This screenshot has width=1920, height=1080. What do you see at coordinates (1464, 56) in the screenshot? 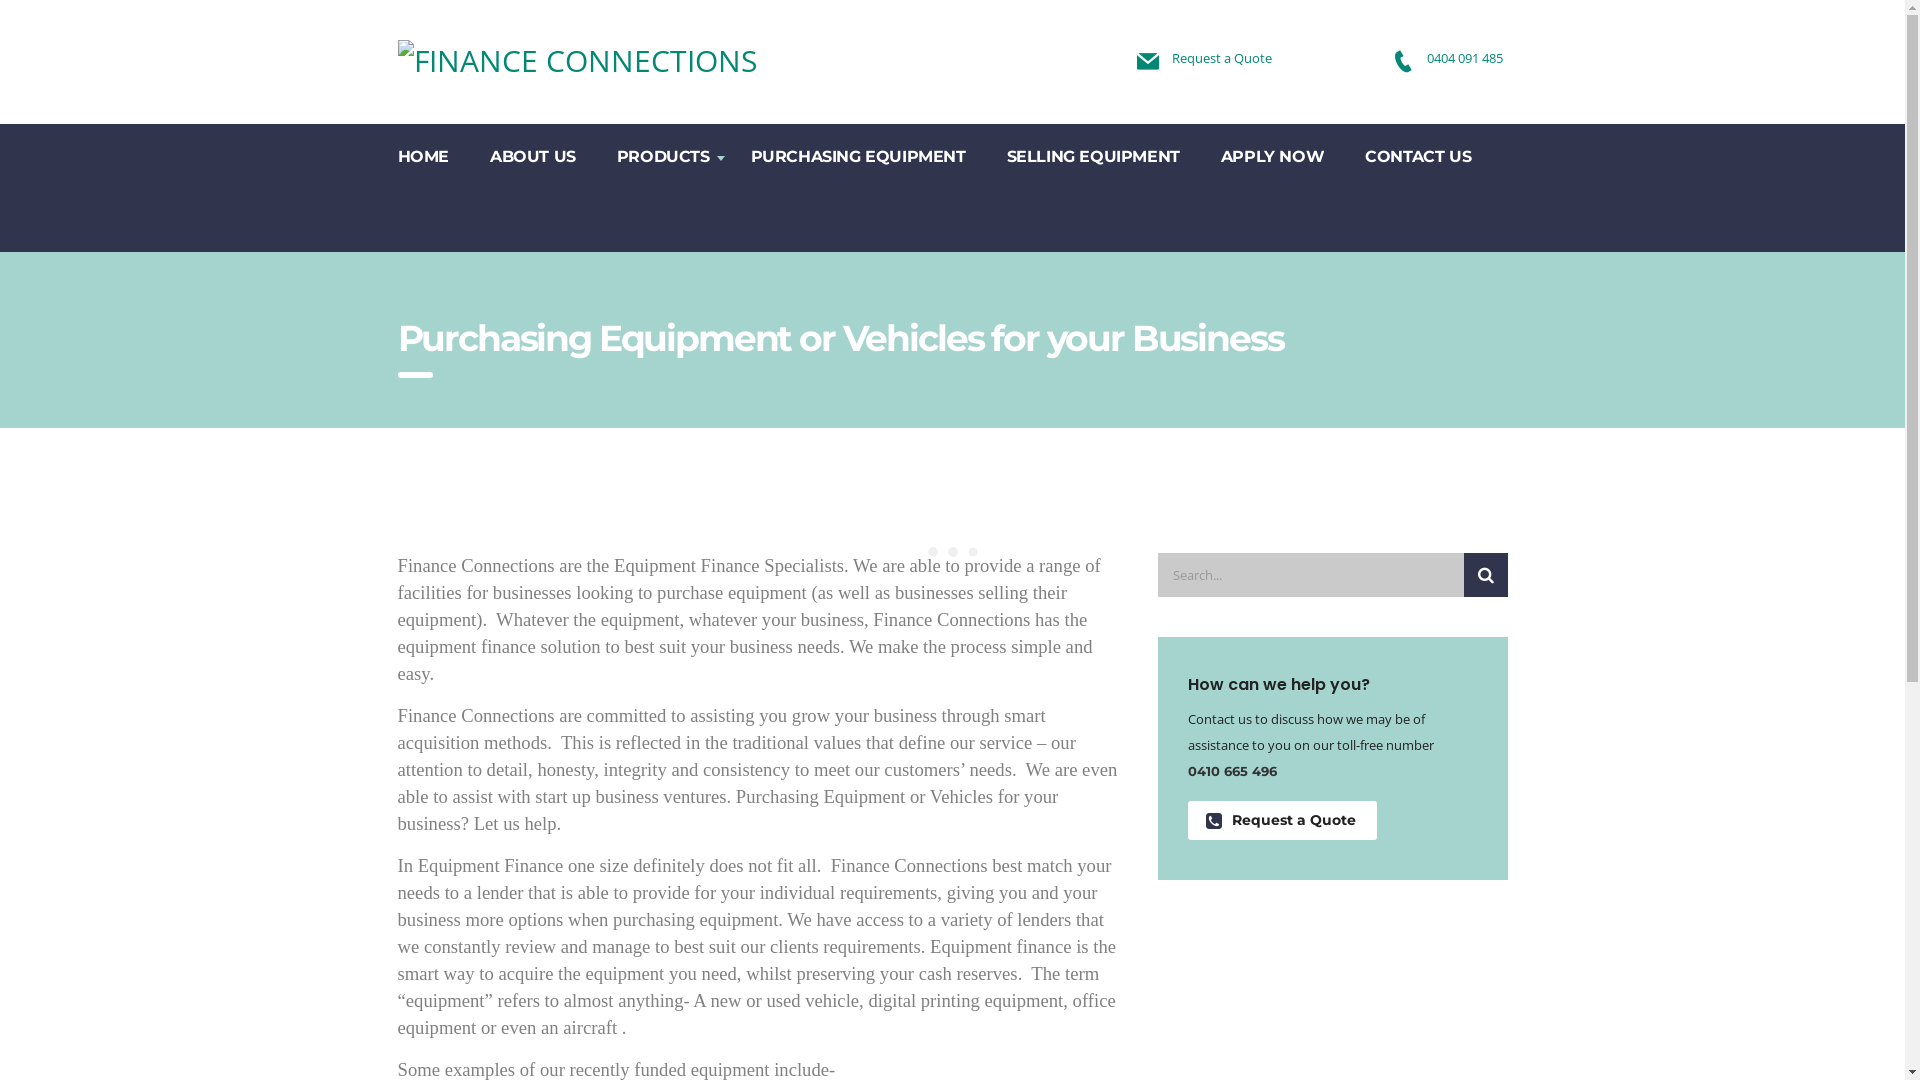
I see `'0404 091 485'` at bounding box center [1464, 56].